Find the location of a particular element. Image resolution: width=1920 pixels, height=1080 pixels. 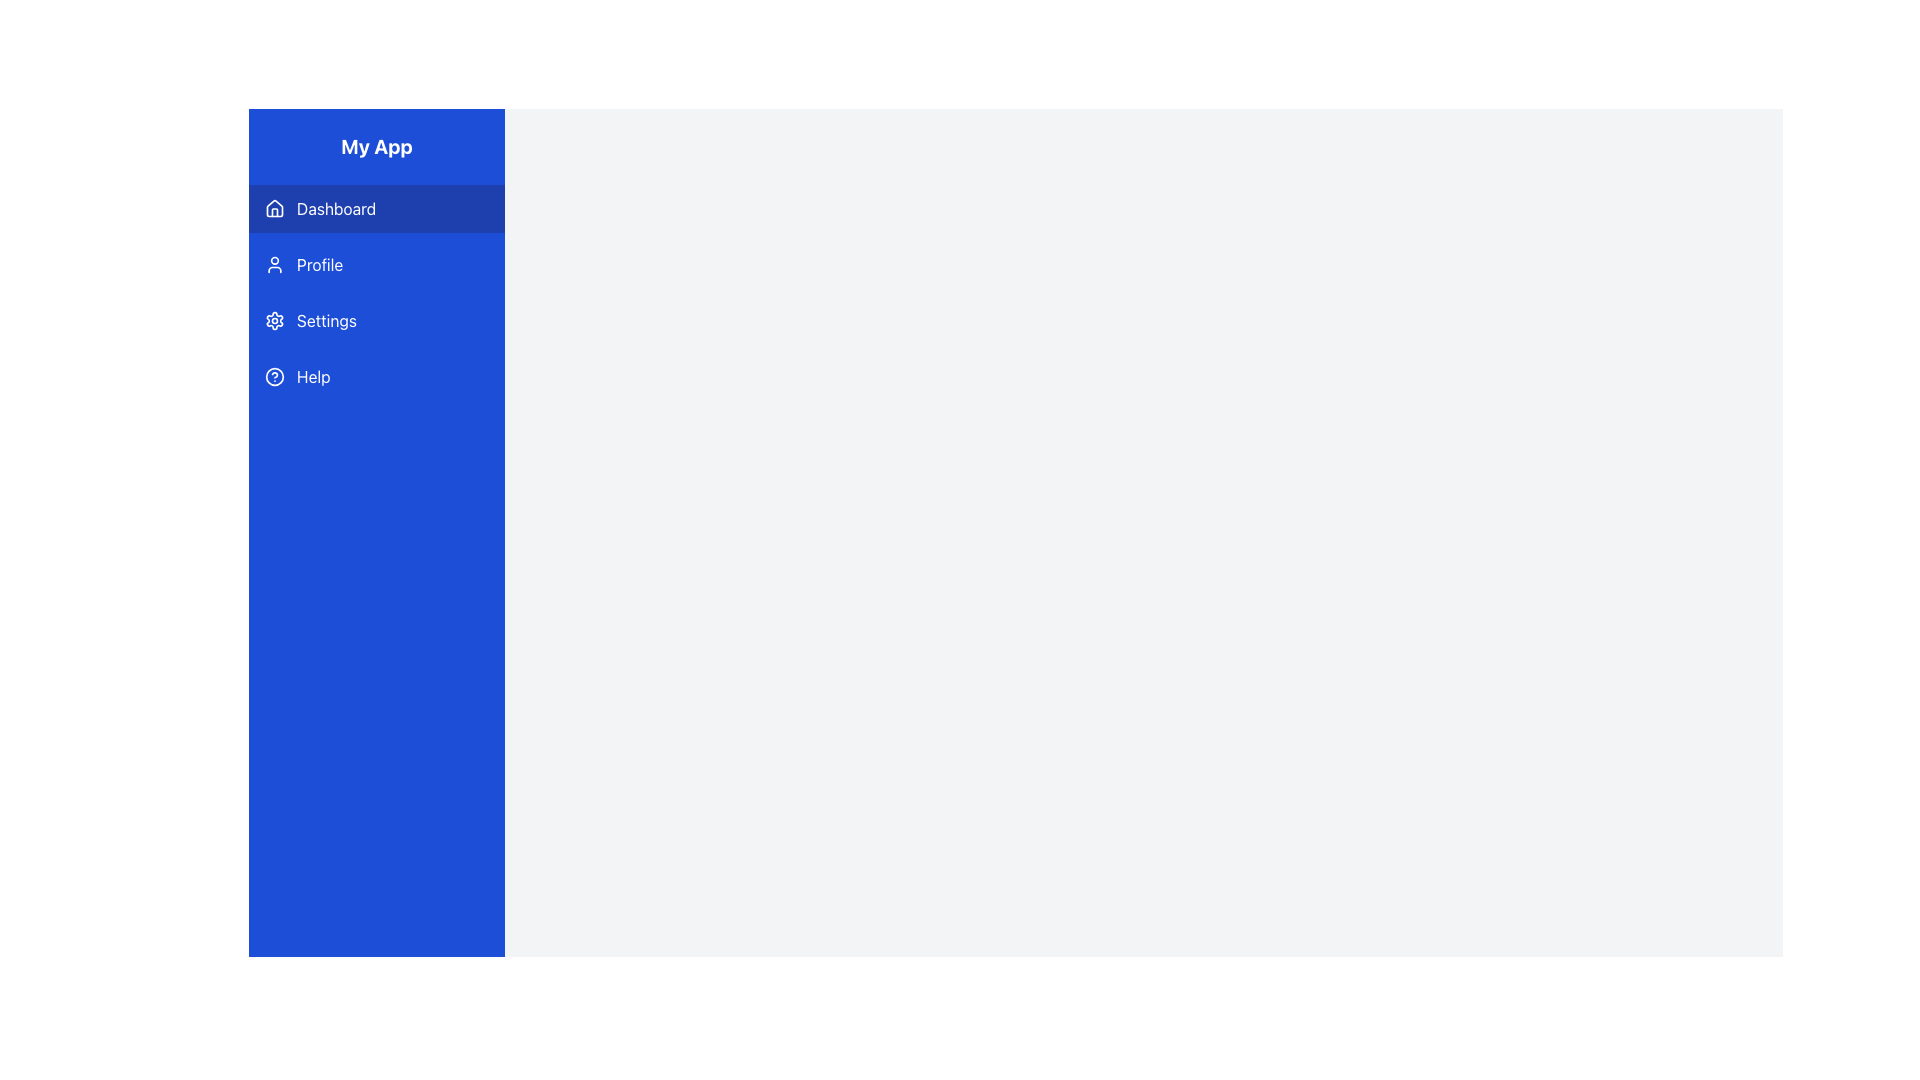

the Text Display element, which serves as the title or logo for the application, located at the top of the vertical navigation section is located at coordinates (377, 145).